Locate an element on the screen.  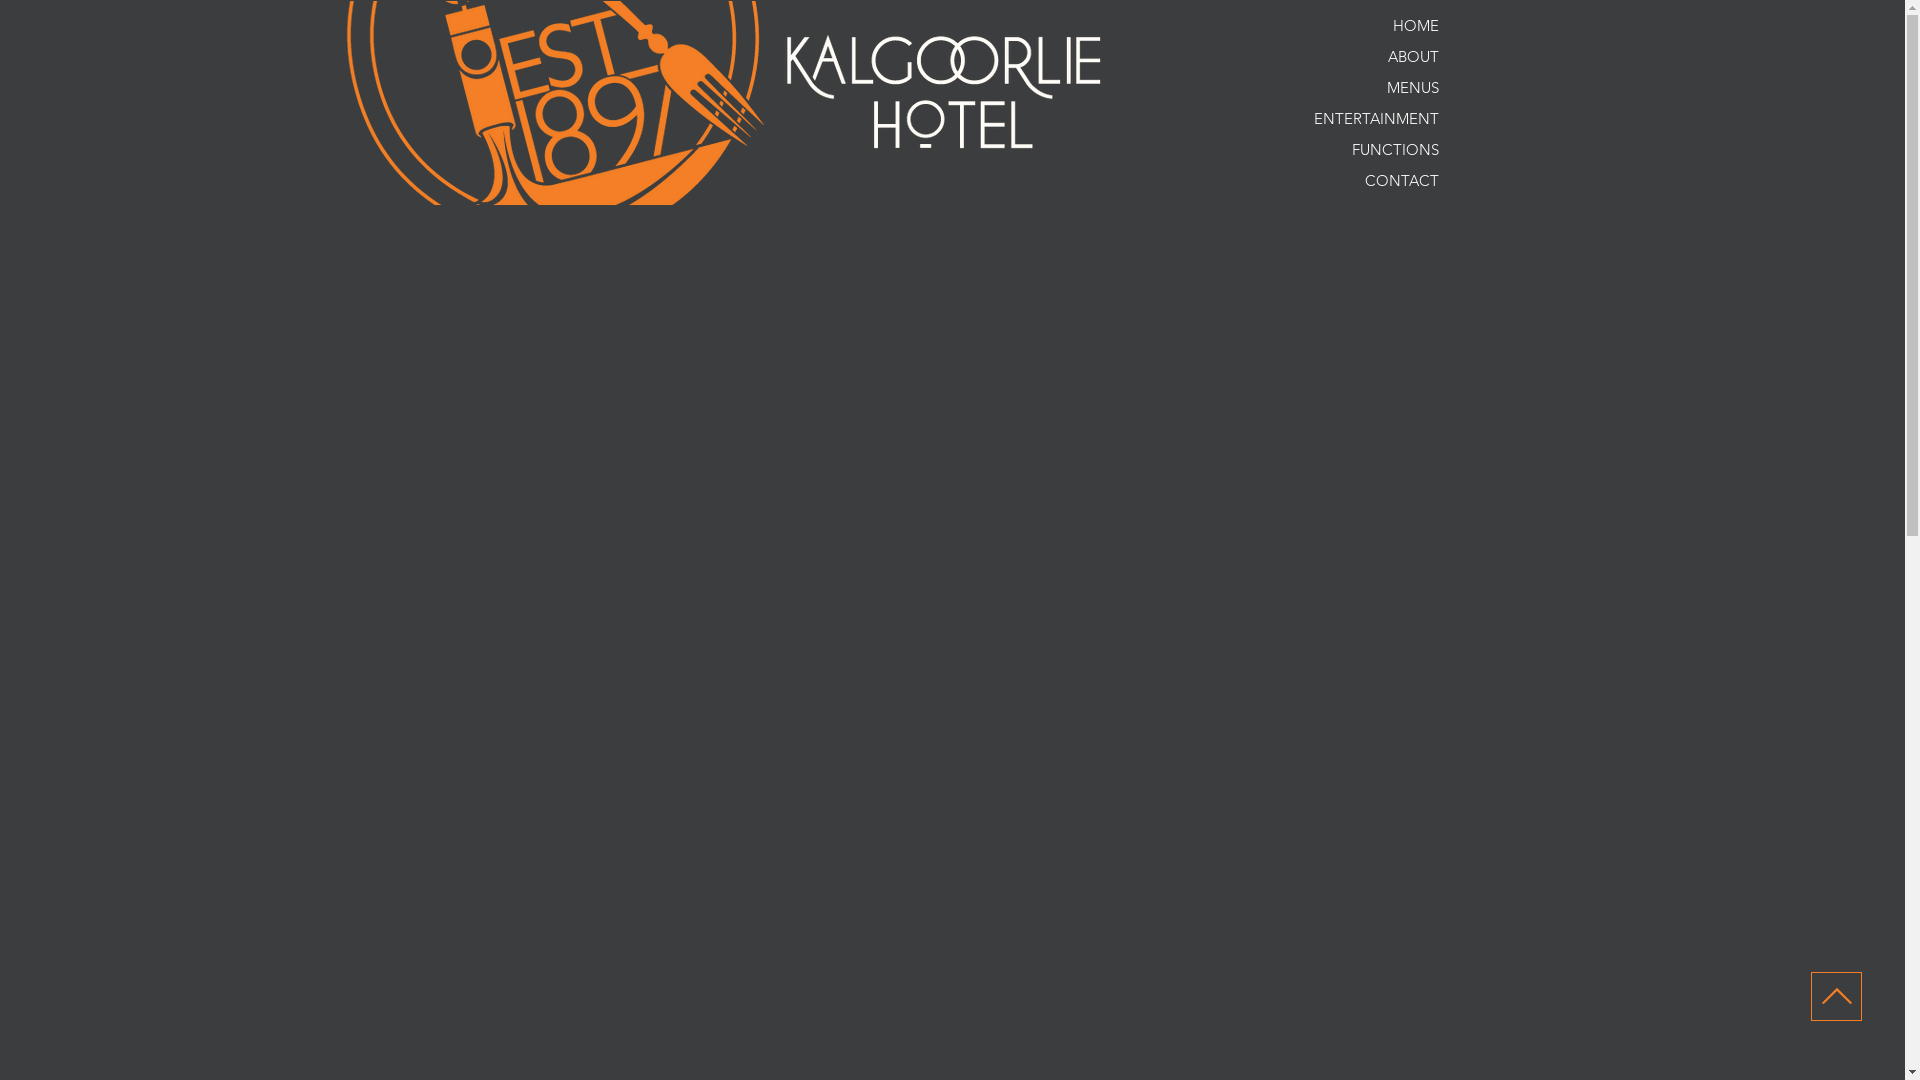
'ENTERTAINMENT' is located at coordinates (1353, 118).